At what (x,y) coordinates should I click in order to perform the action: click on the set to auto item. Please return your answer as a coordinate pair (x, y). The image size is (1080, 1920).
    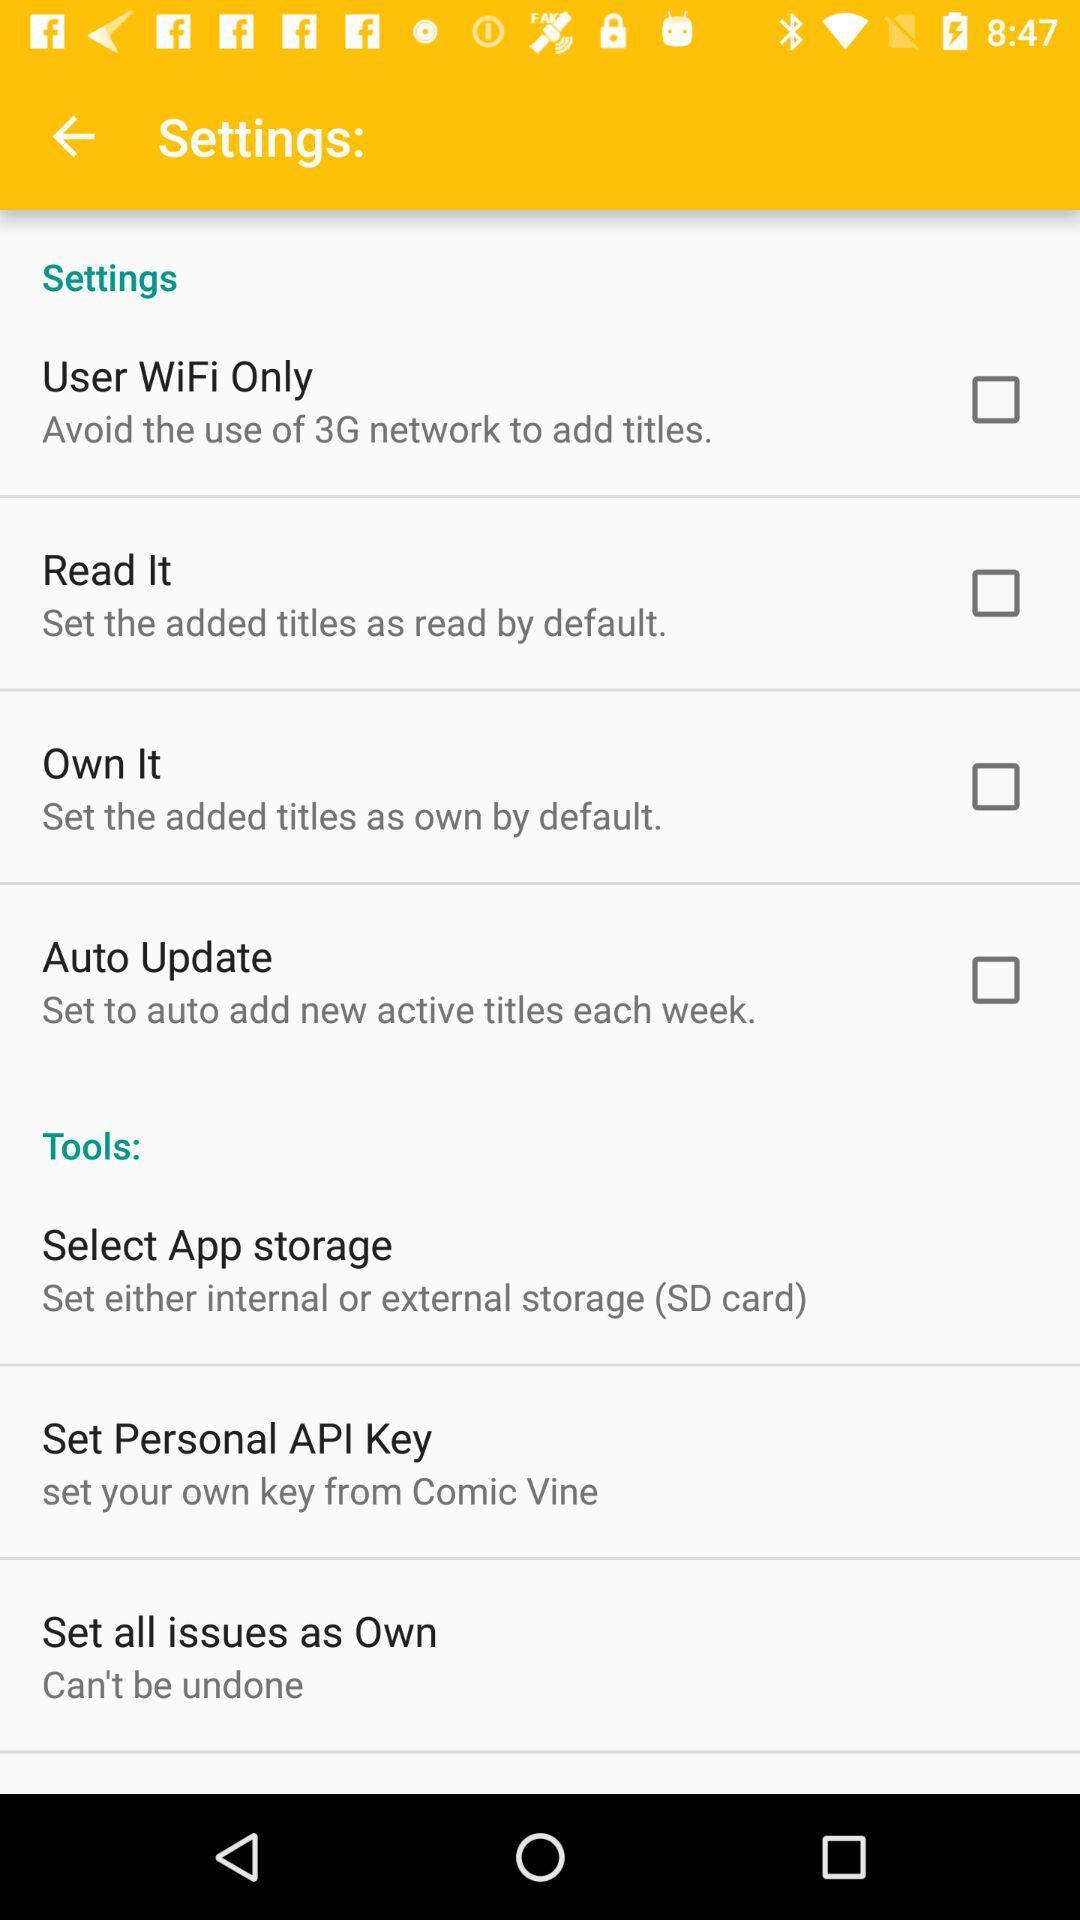
    Looking at the image, I should click on (399, 1008).